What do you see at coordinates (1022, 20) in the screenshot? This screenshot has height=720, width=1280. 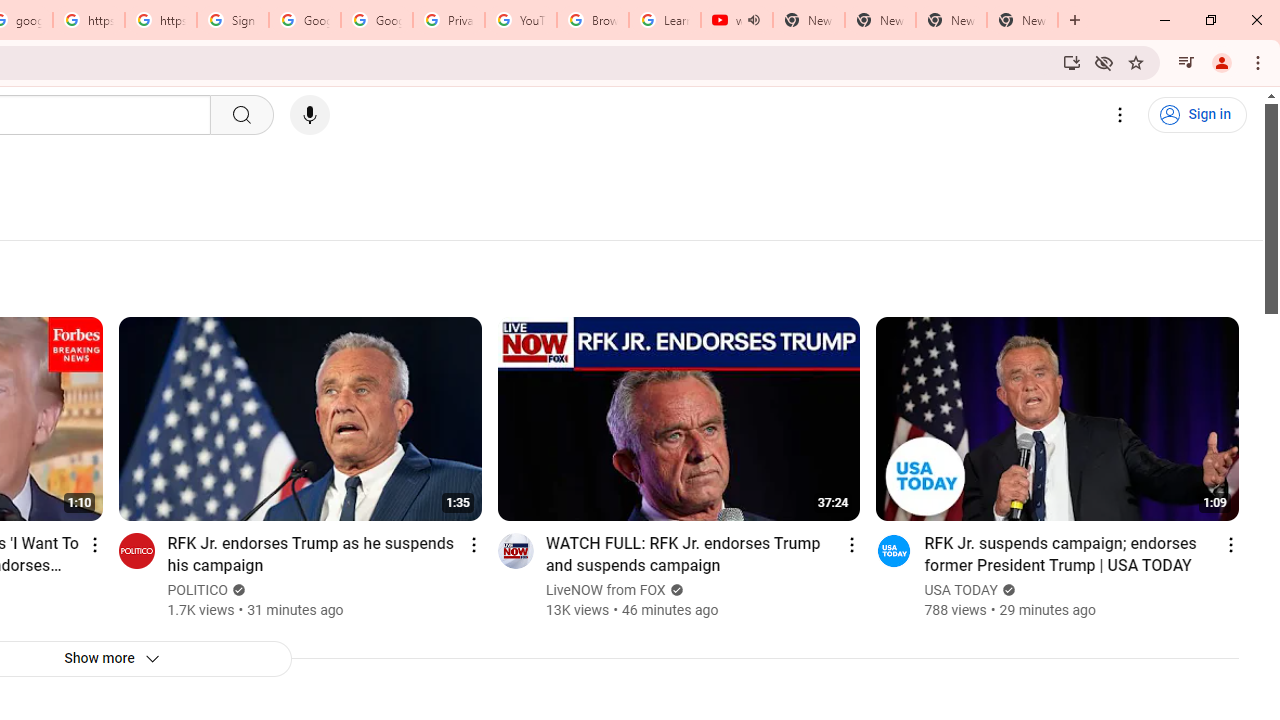 I see `'New Tab'` at bounding box center [1022, 20].